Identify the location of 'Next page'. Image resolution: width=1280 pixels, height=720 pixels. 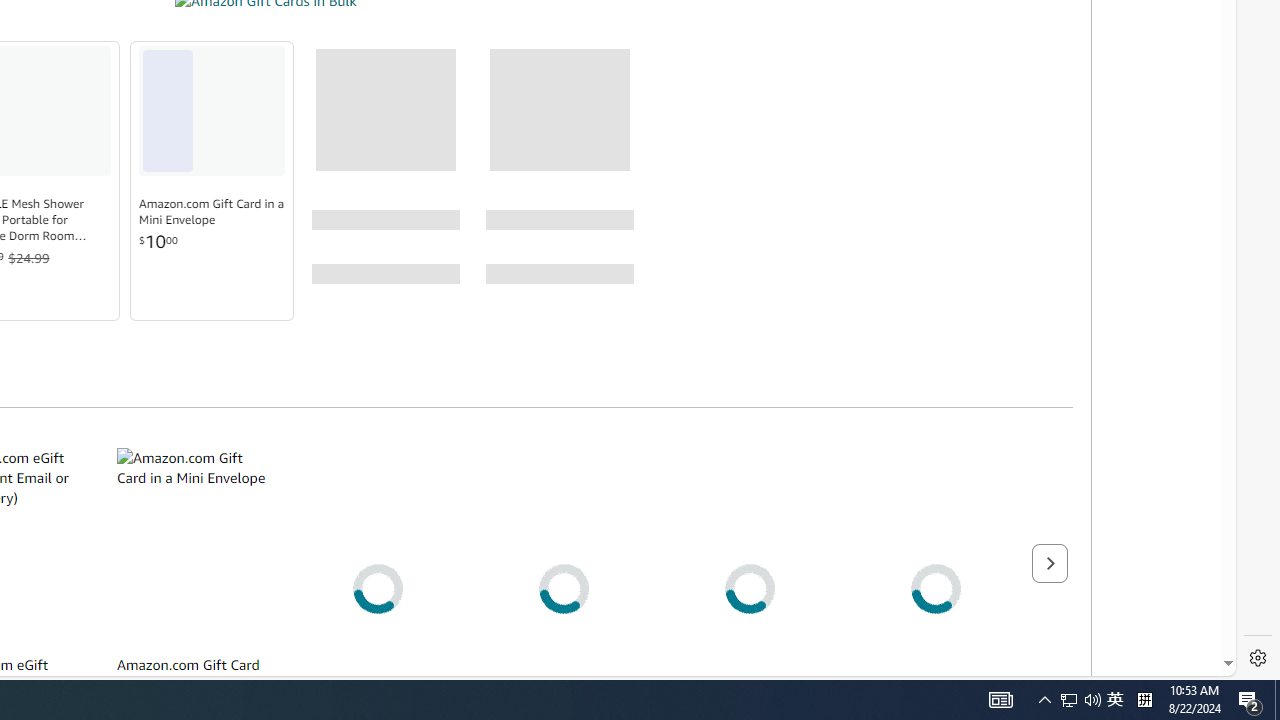
(1048, 563).